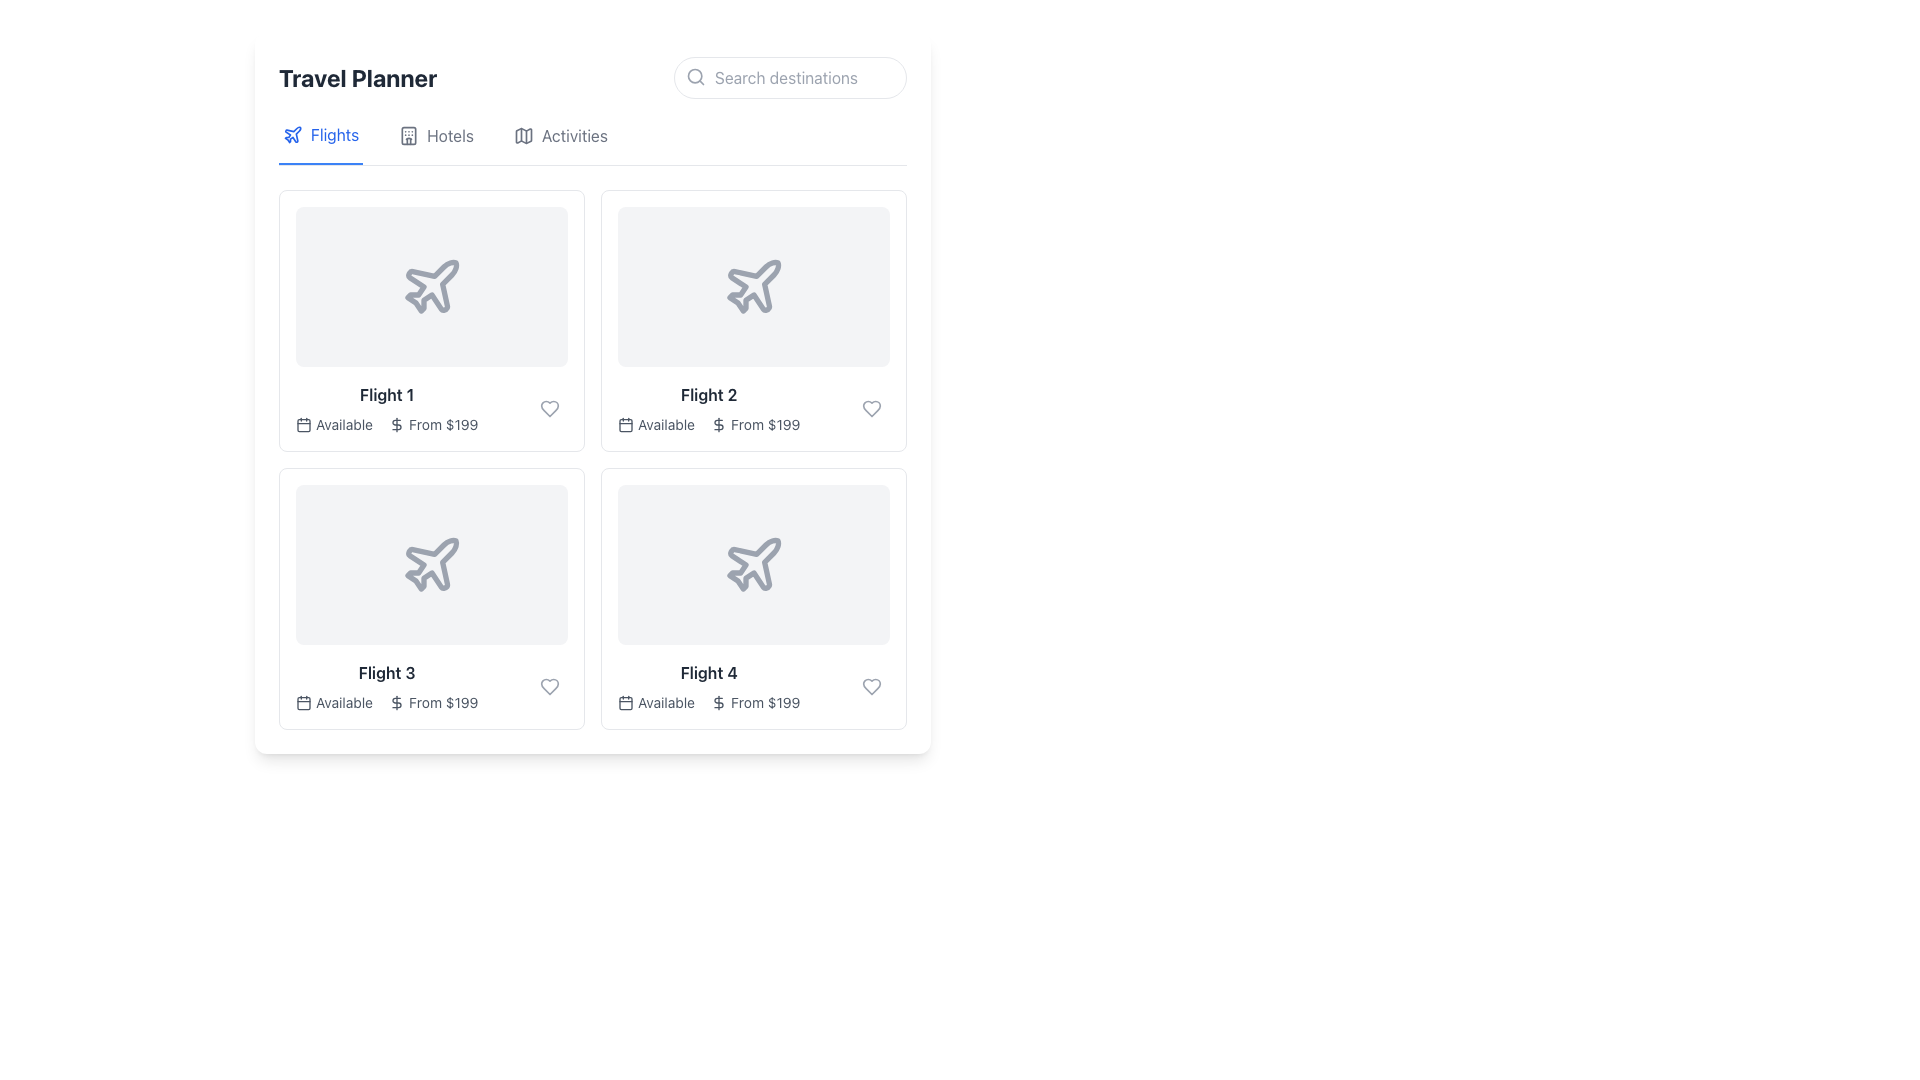 This screenshot has height=1080, width=1920. I want to click on the heart-shaped icon located in the bottom right area of the second card in the 'Flight 2' section of the 'Flights' tab to mark the flight as favorite, so click(872, 407).